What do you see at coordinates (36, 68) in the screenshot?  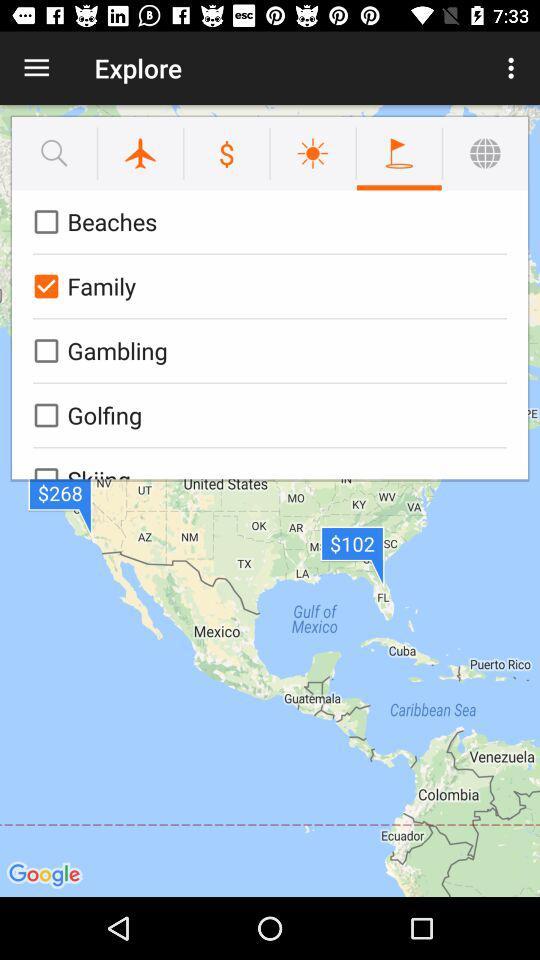 I see `item next to the explore item` at bounding box center [36, 68].